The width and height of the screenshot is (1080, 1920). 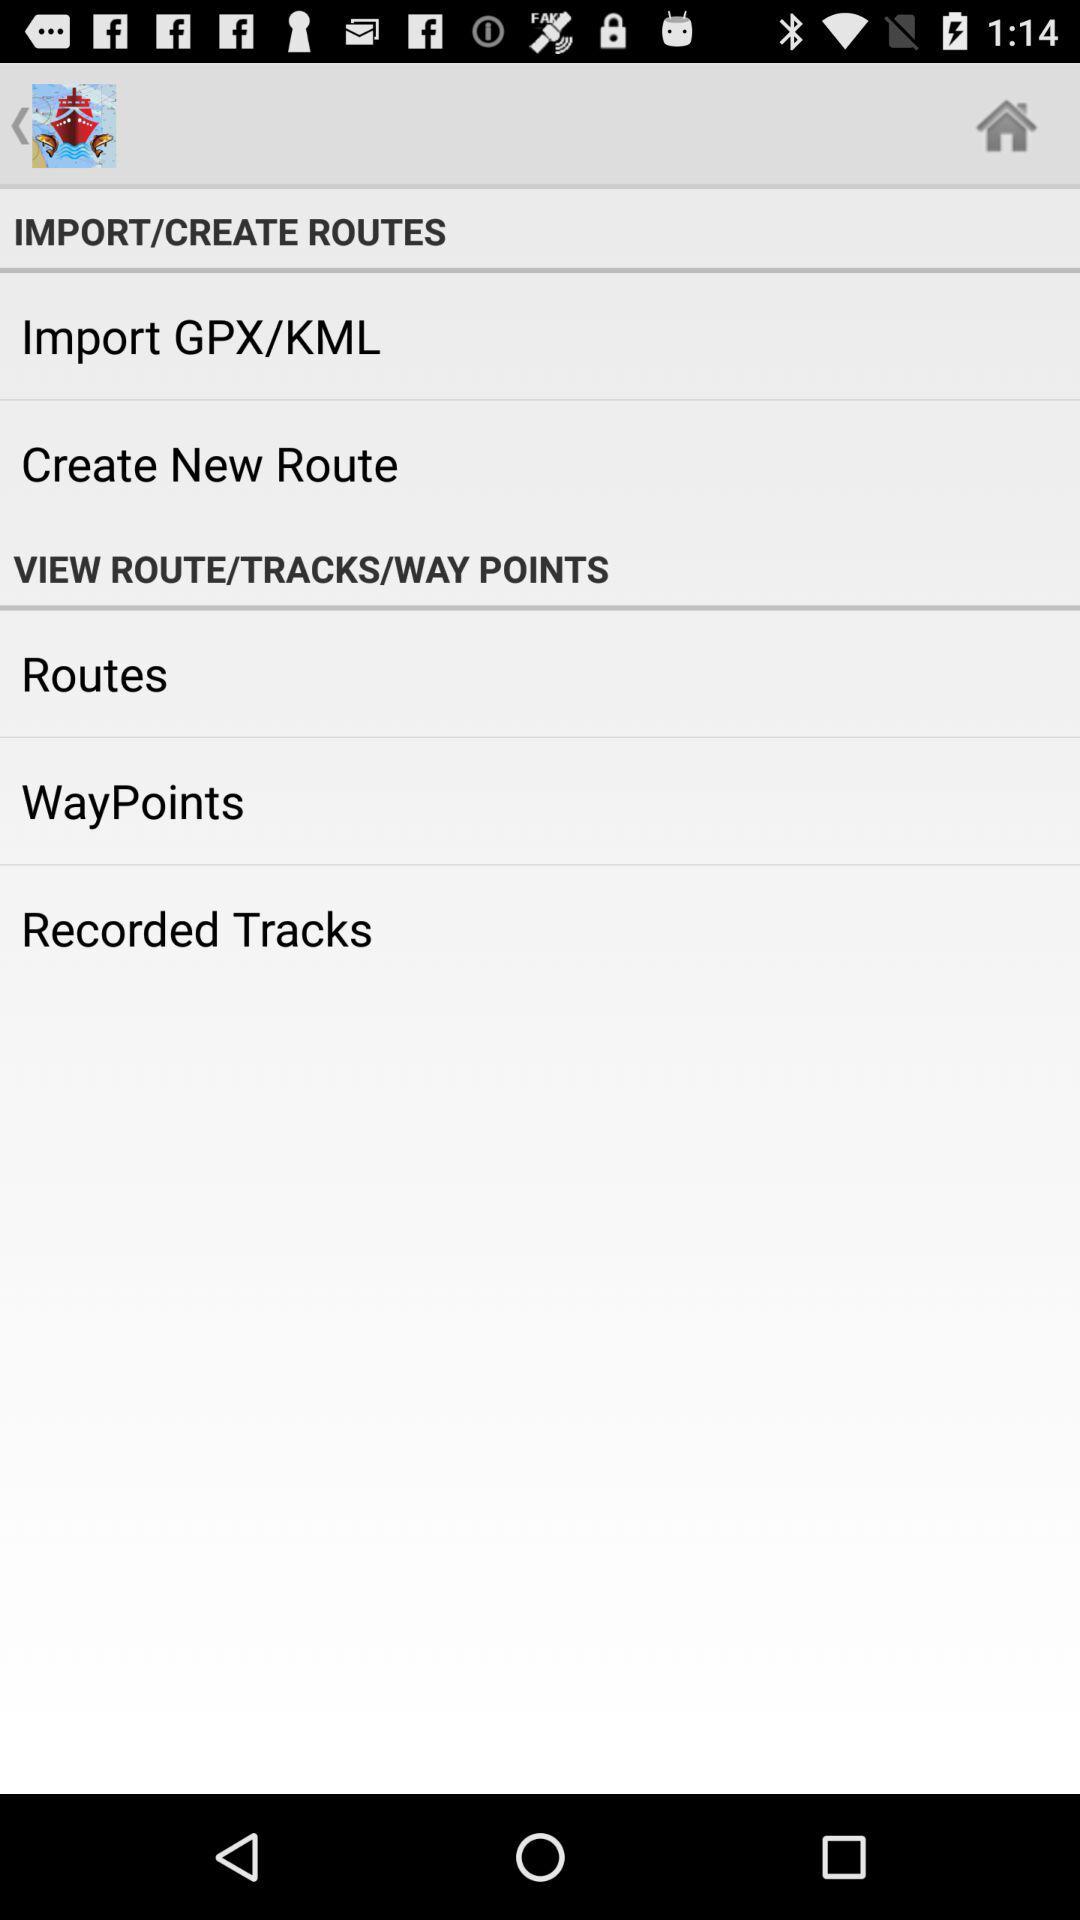 I want to click on icon below the waypoints app, so click(x=540, y=927).